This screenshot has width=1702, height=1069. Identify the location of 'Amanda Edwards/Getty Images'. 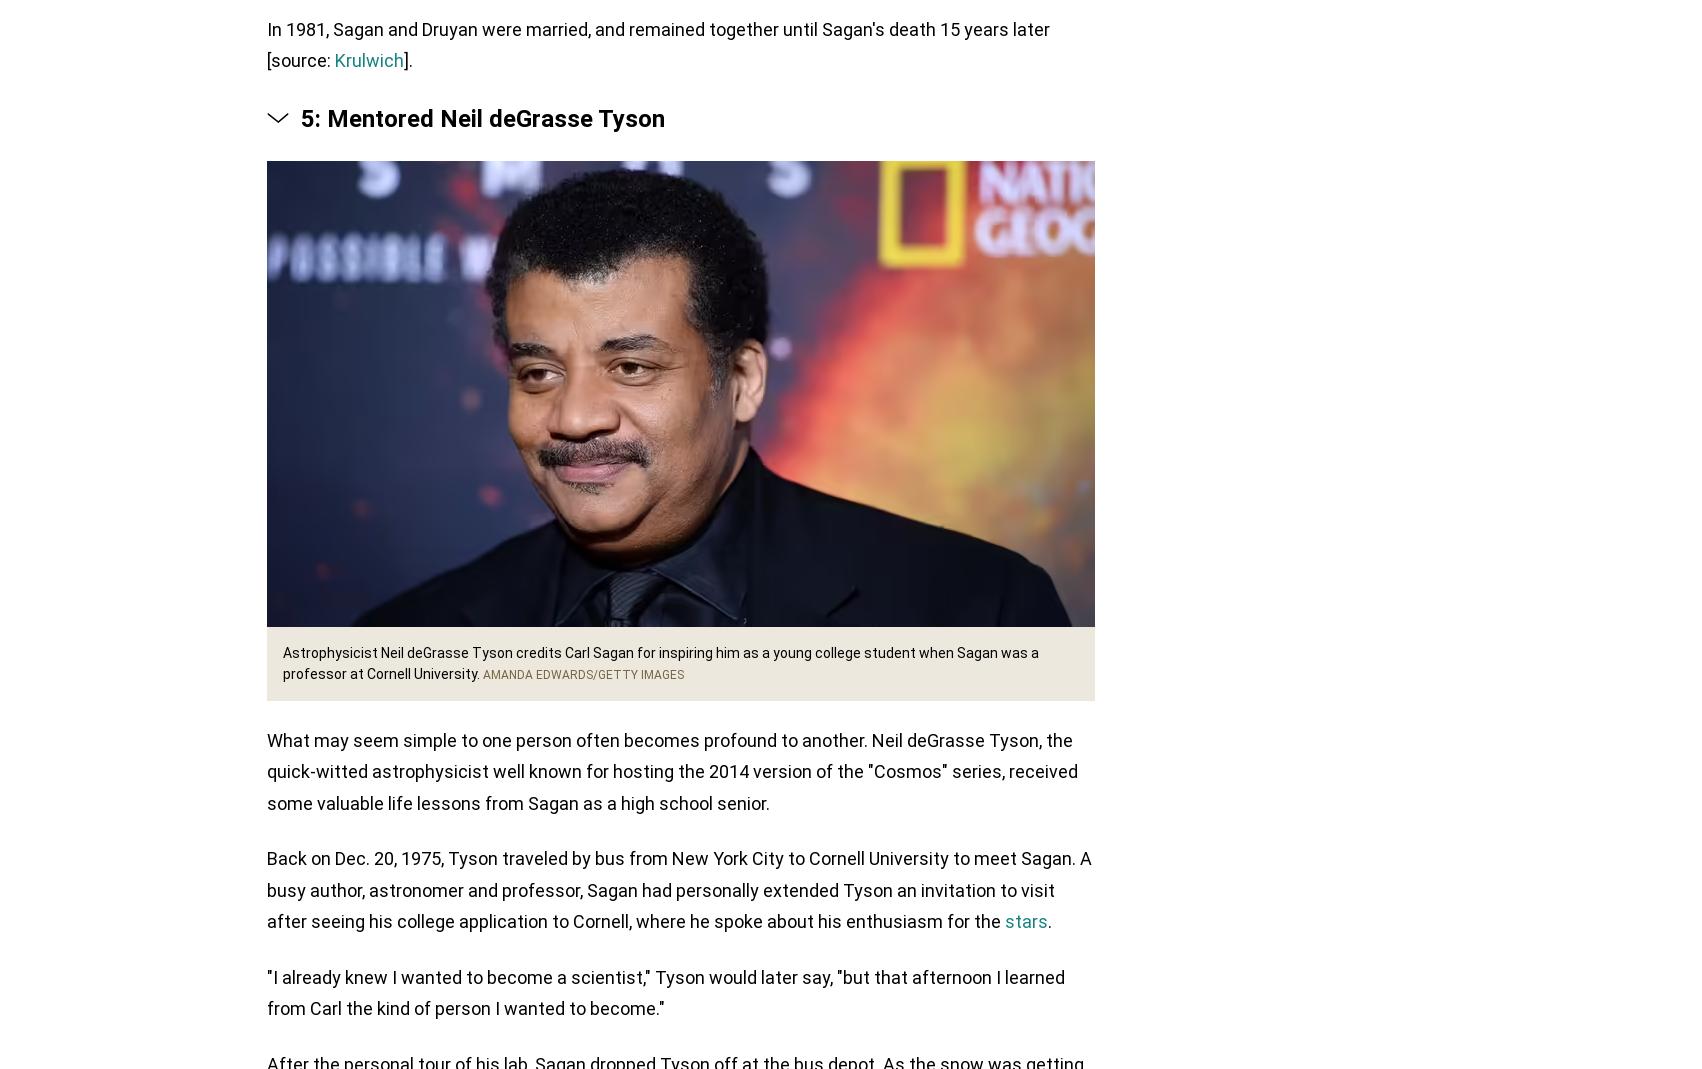
(583, 675).